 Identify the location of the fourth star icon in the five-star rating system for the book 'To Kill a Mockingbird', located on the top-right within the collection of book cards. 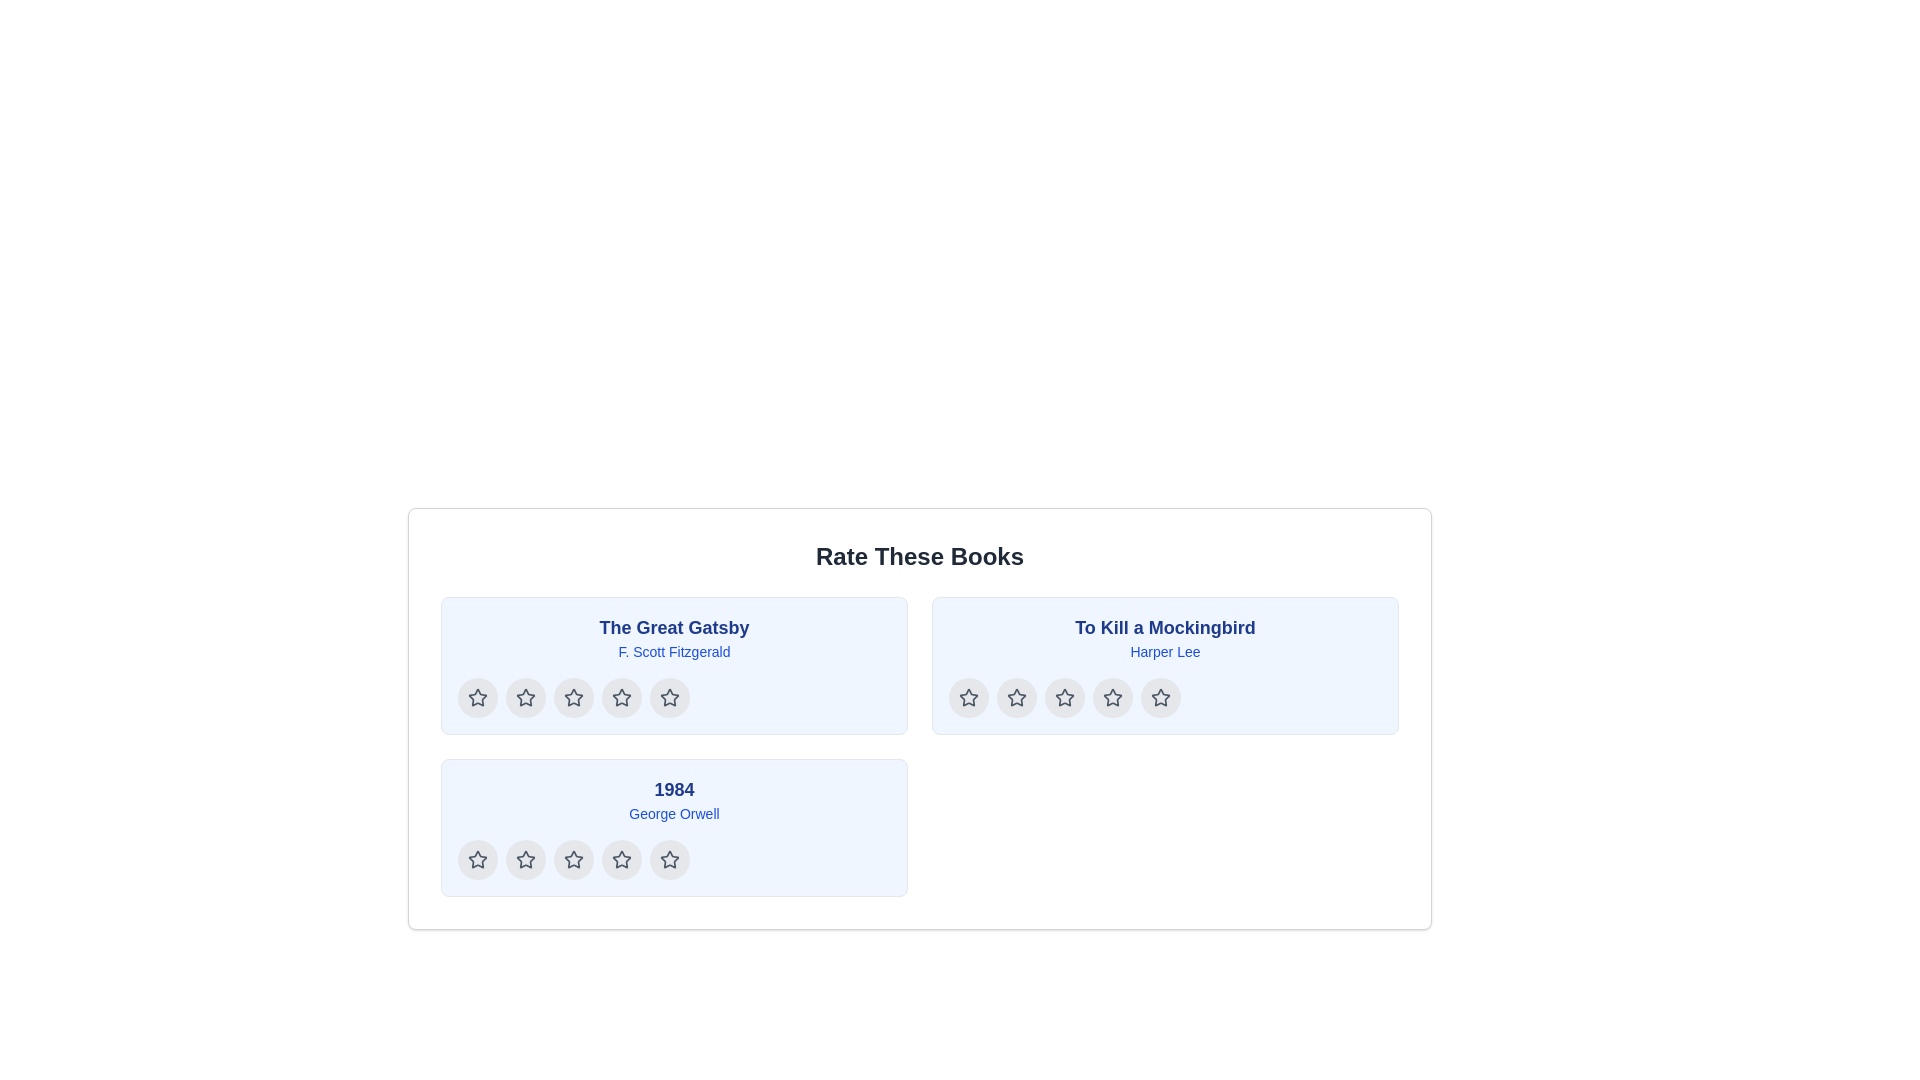
(1064, 696).